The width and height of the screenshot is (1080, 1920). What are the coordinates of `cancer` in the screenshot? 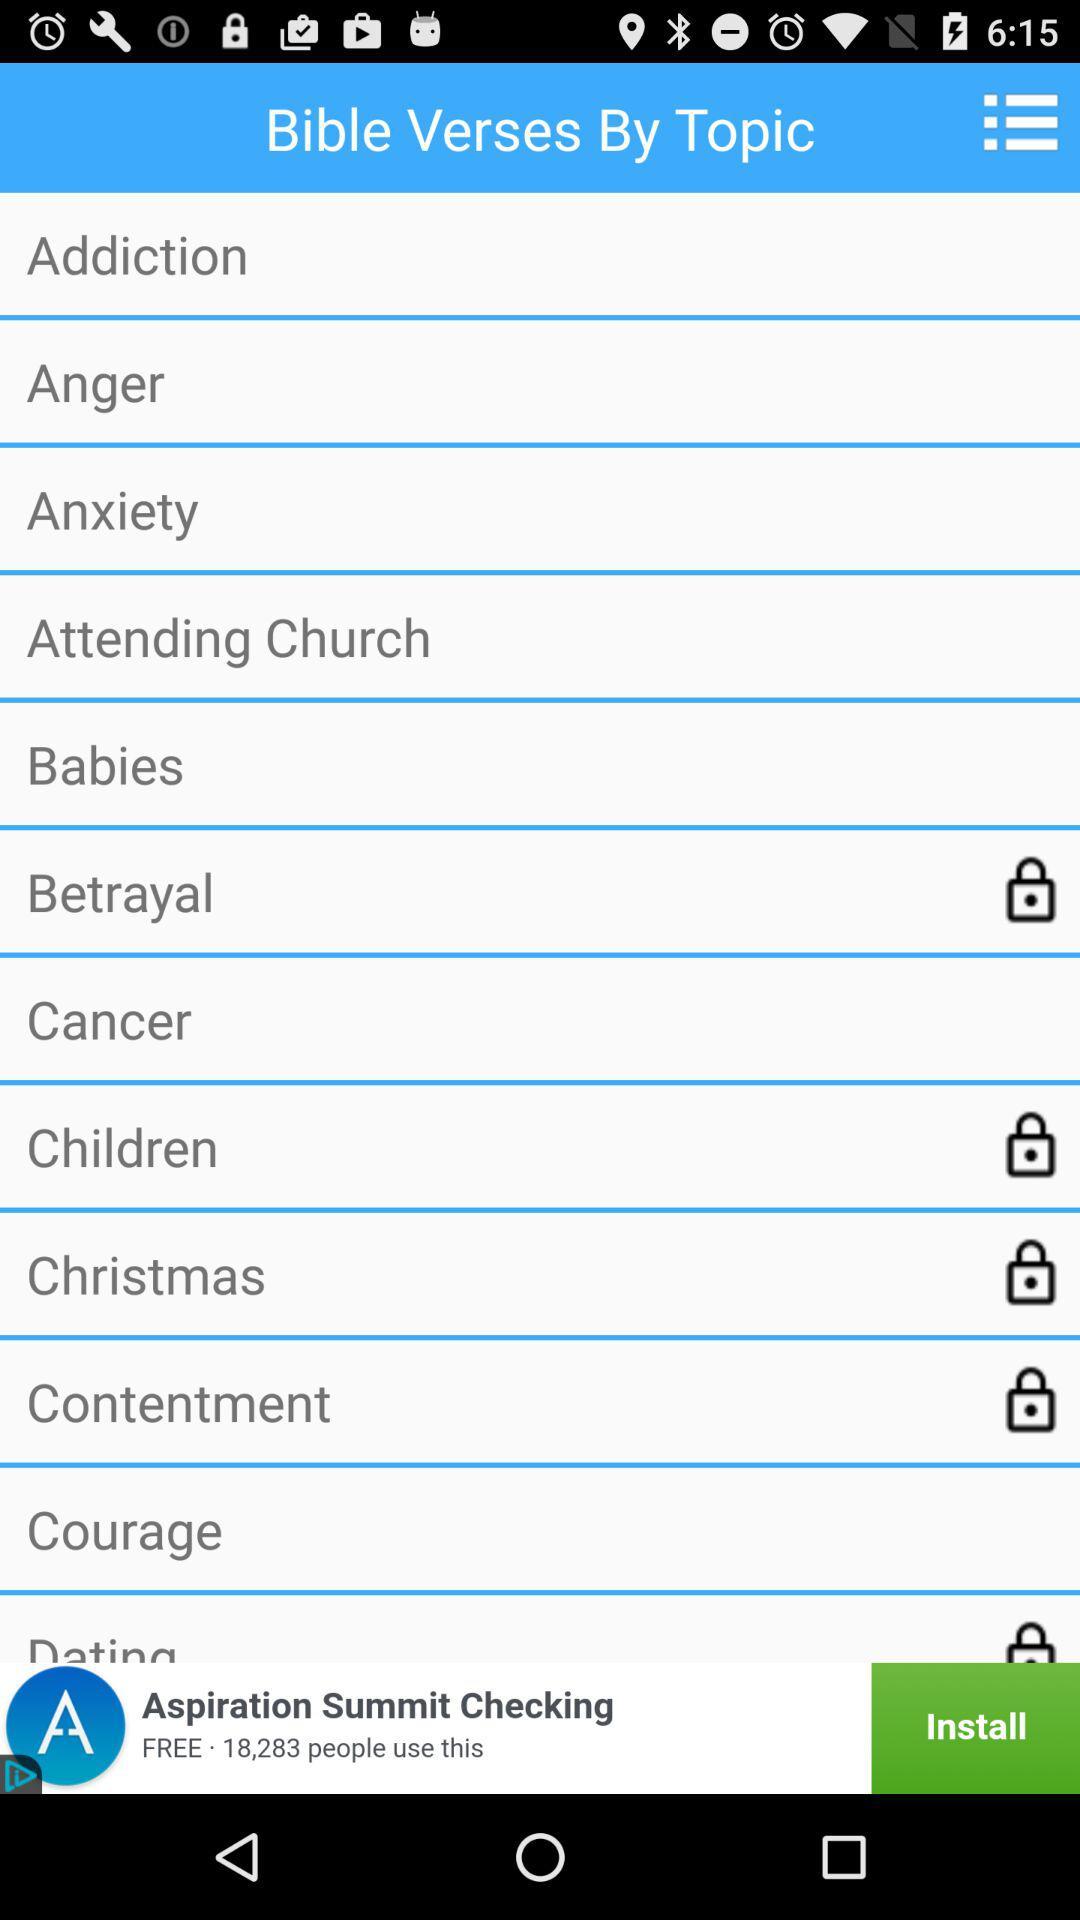 It's located at (540, 1018).